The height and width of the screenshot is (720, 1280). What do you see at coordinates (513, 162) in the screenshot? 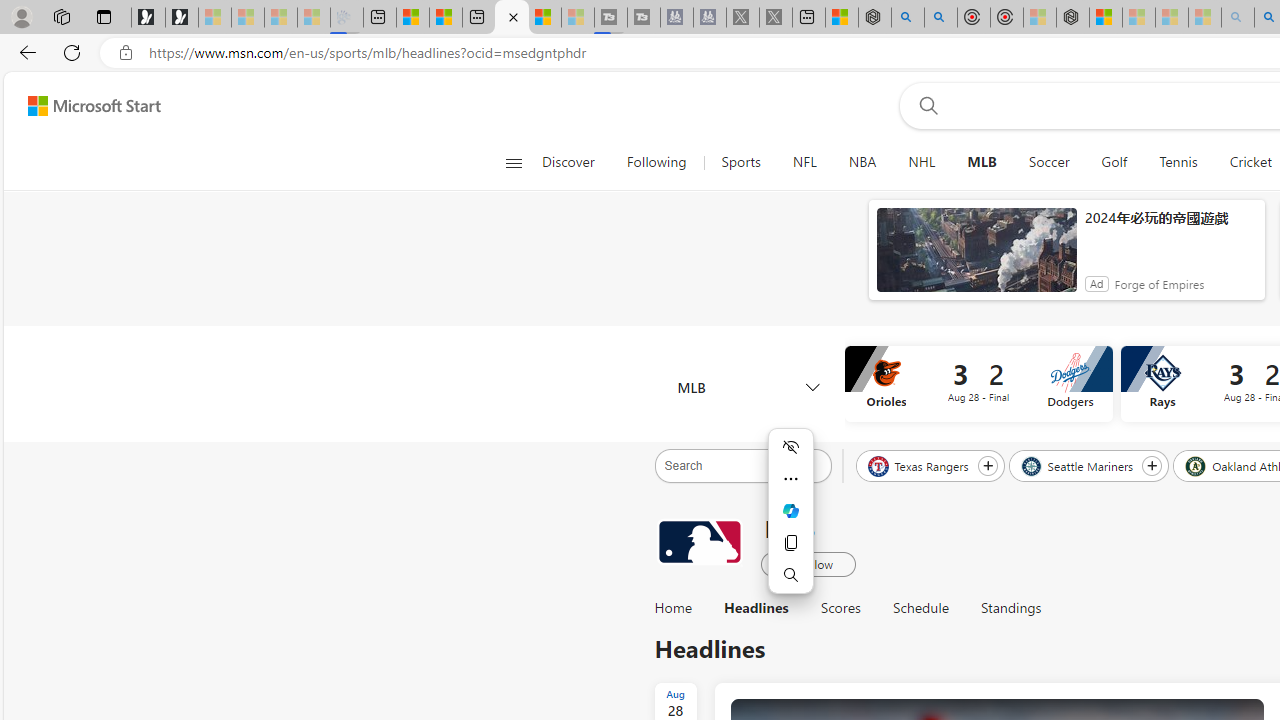
I see `'Open navigation menu'` at bounding box center [513, 162].